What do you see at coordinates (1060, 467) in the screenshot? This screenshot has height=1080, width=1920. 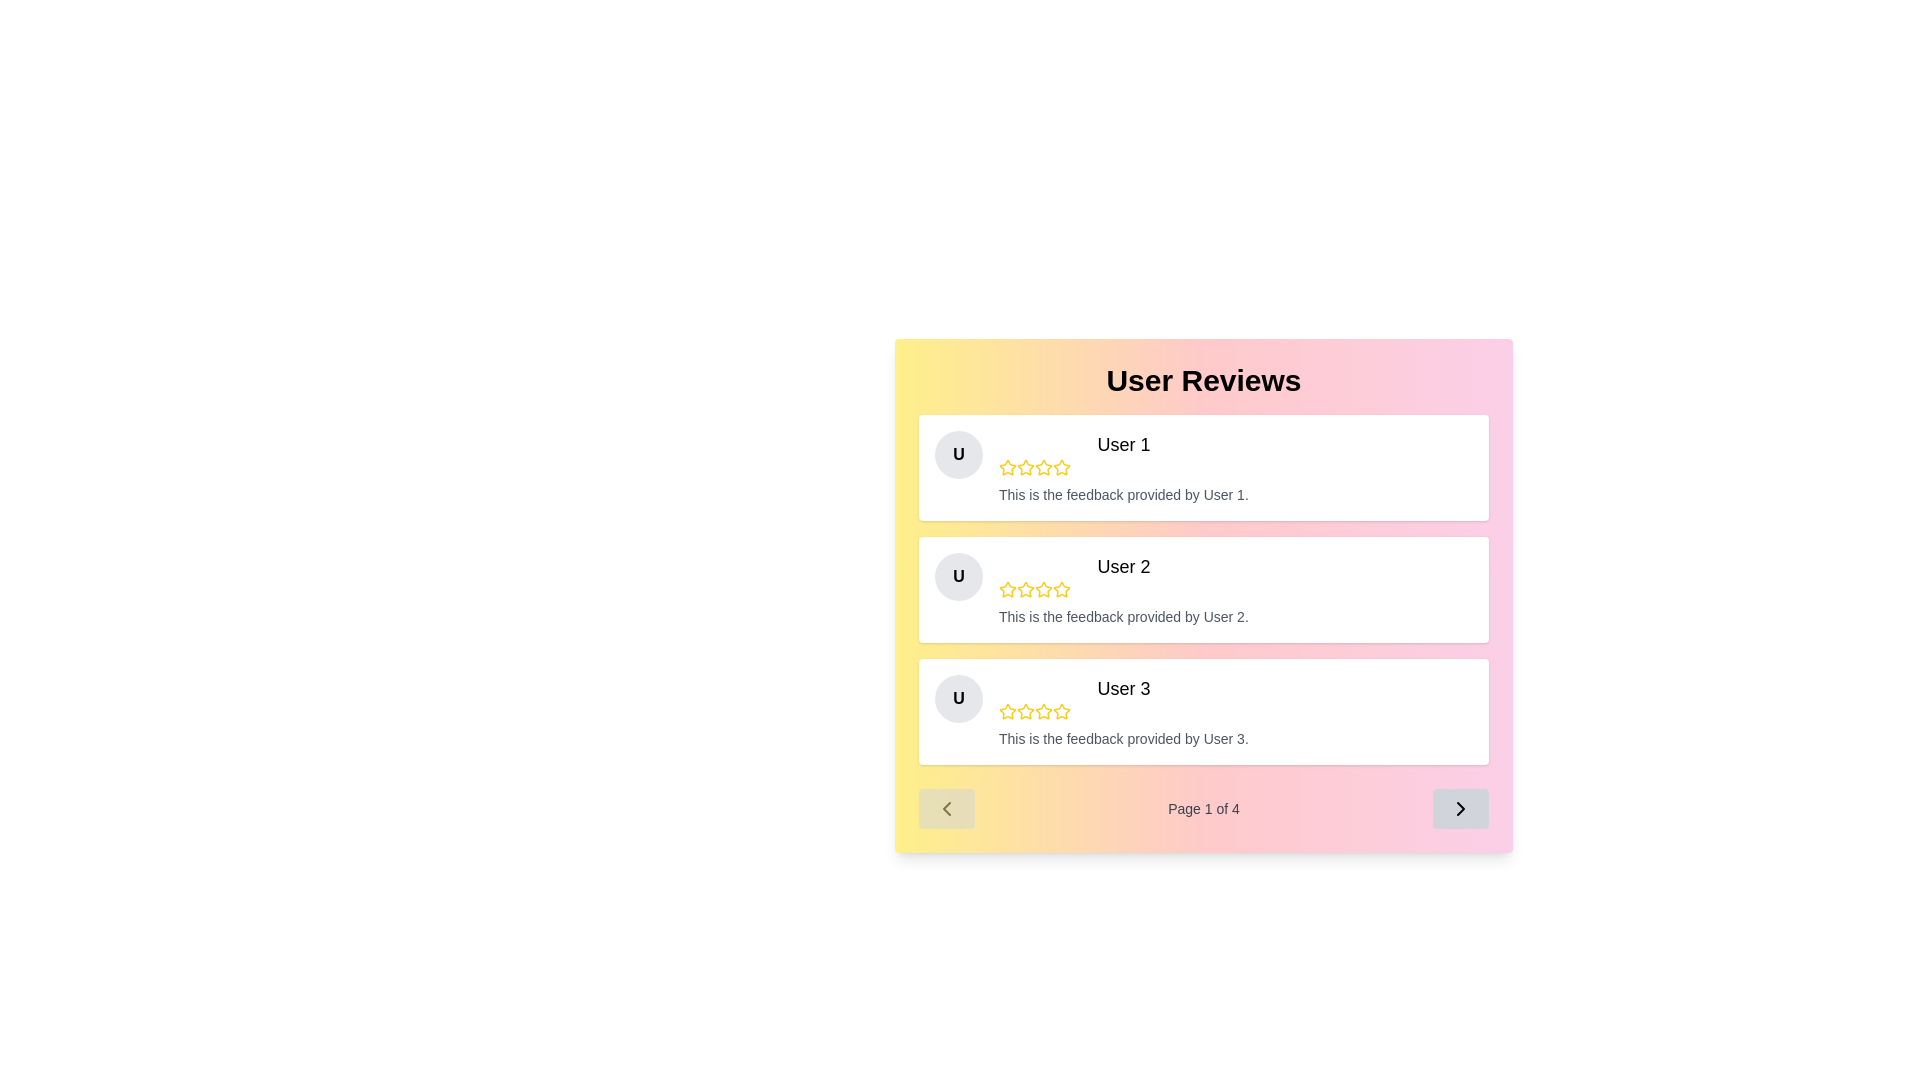 I see `the sixth yellow star icon with a hollow center` at bounding box center [1060, 467].